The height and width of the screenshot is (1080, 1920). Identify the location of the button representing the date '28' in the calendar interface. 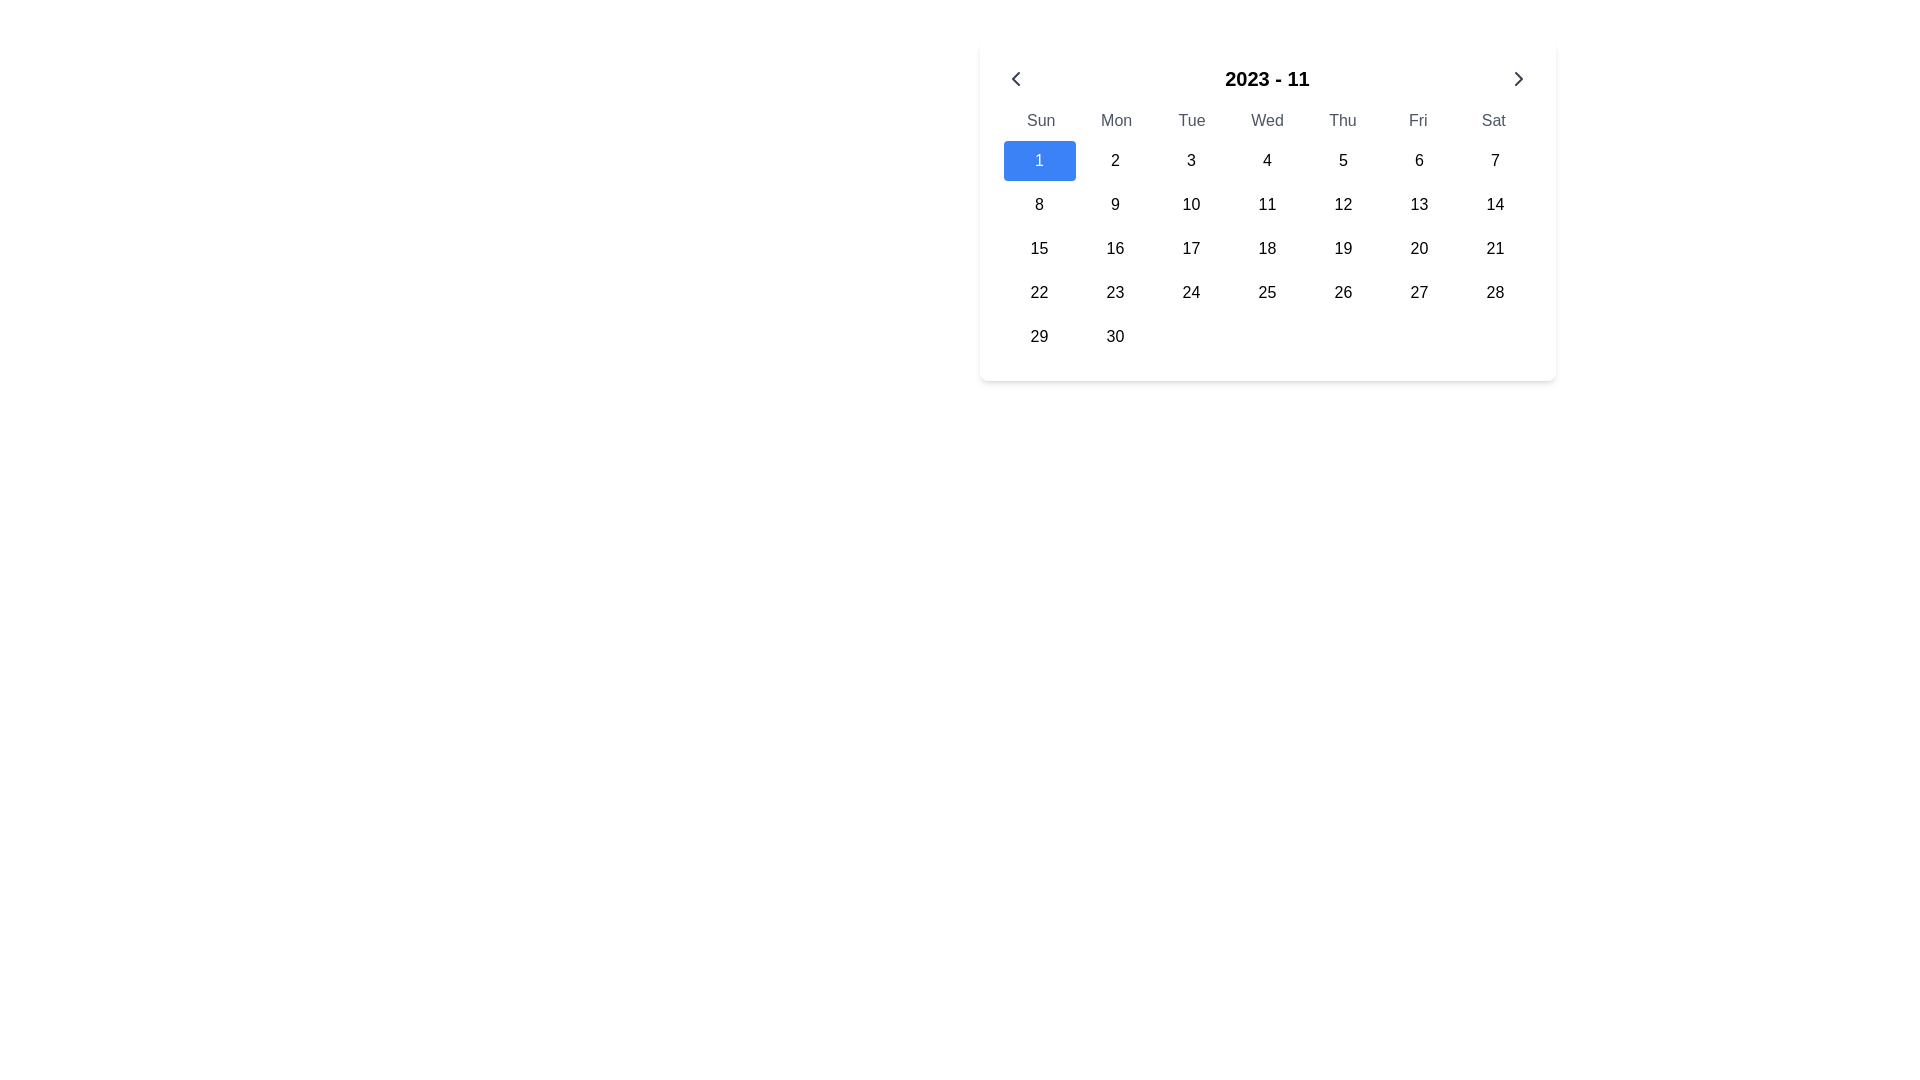
(1495, 293).